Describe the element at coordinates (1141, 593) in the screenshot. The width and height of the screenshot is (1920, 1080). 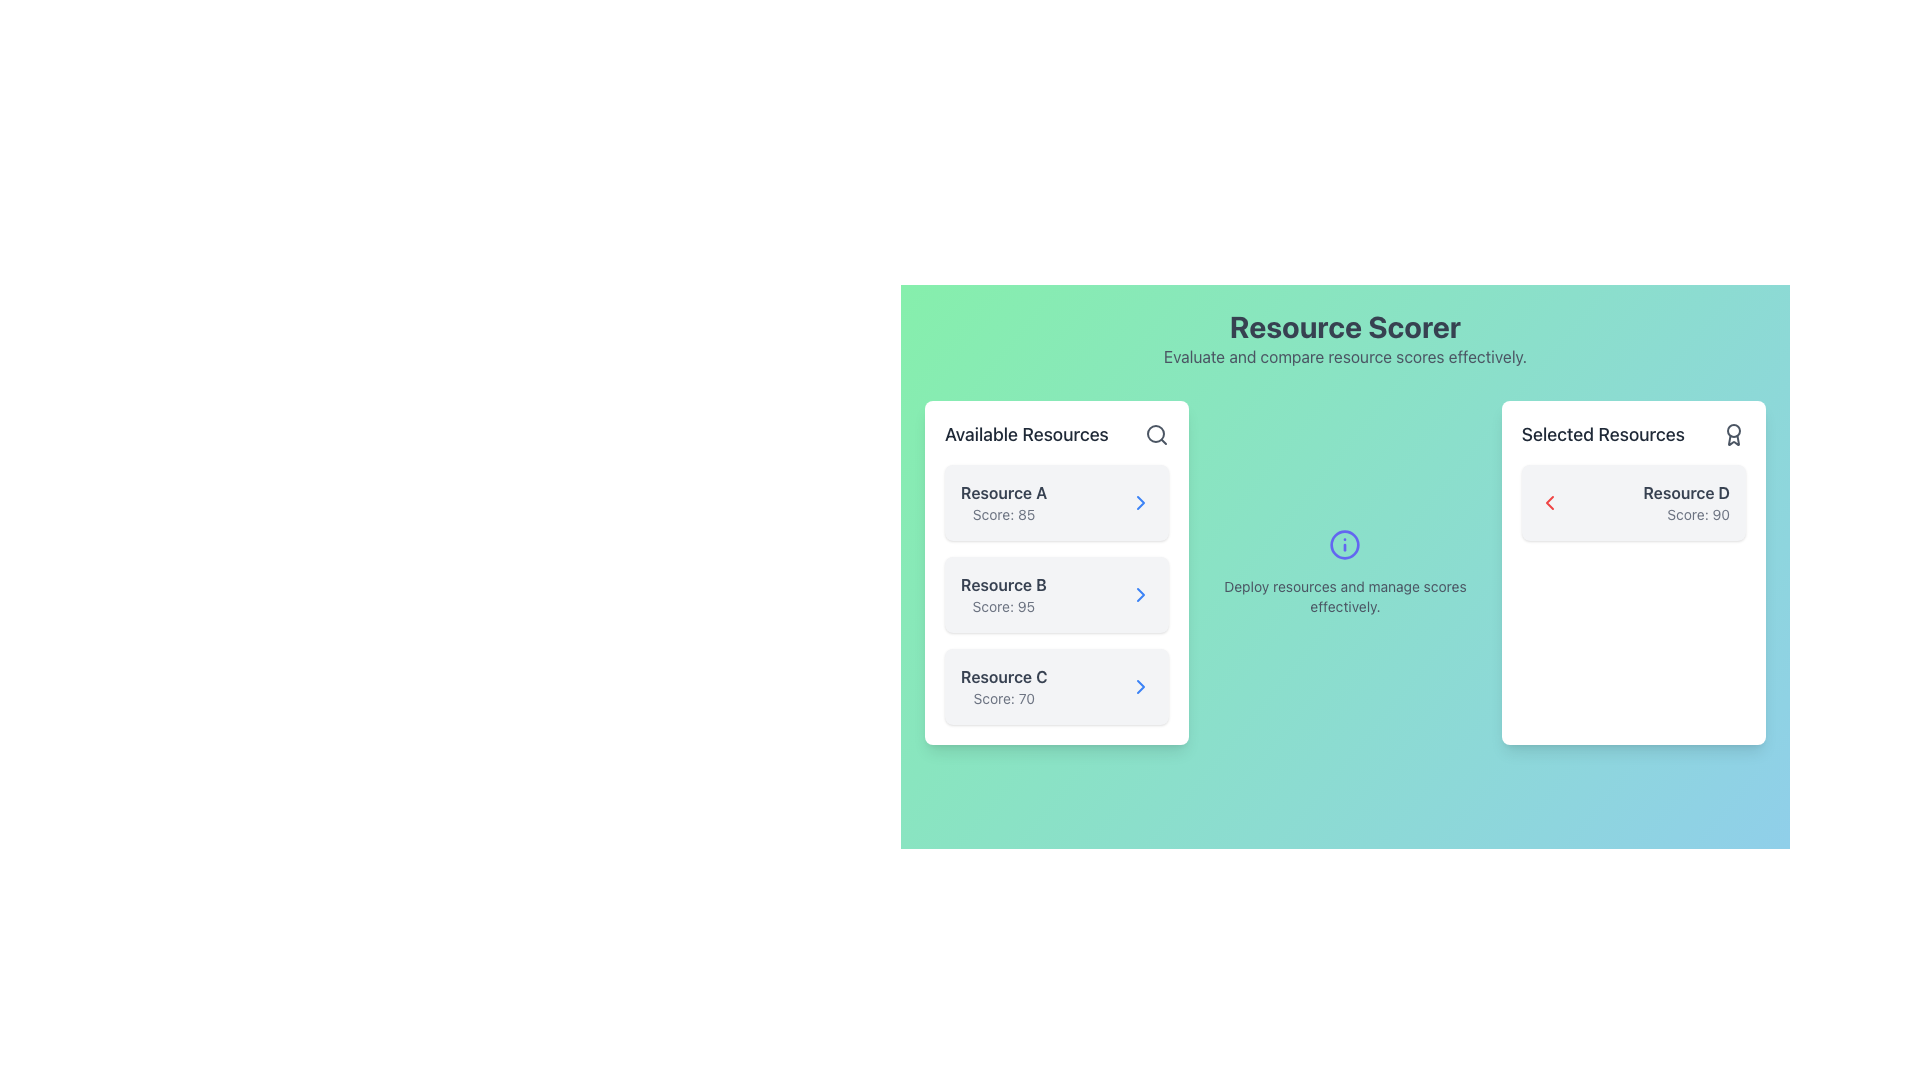
I see `the blue arrow icon button located to the right of the 'Resource B' score display` at that location.